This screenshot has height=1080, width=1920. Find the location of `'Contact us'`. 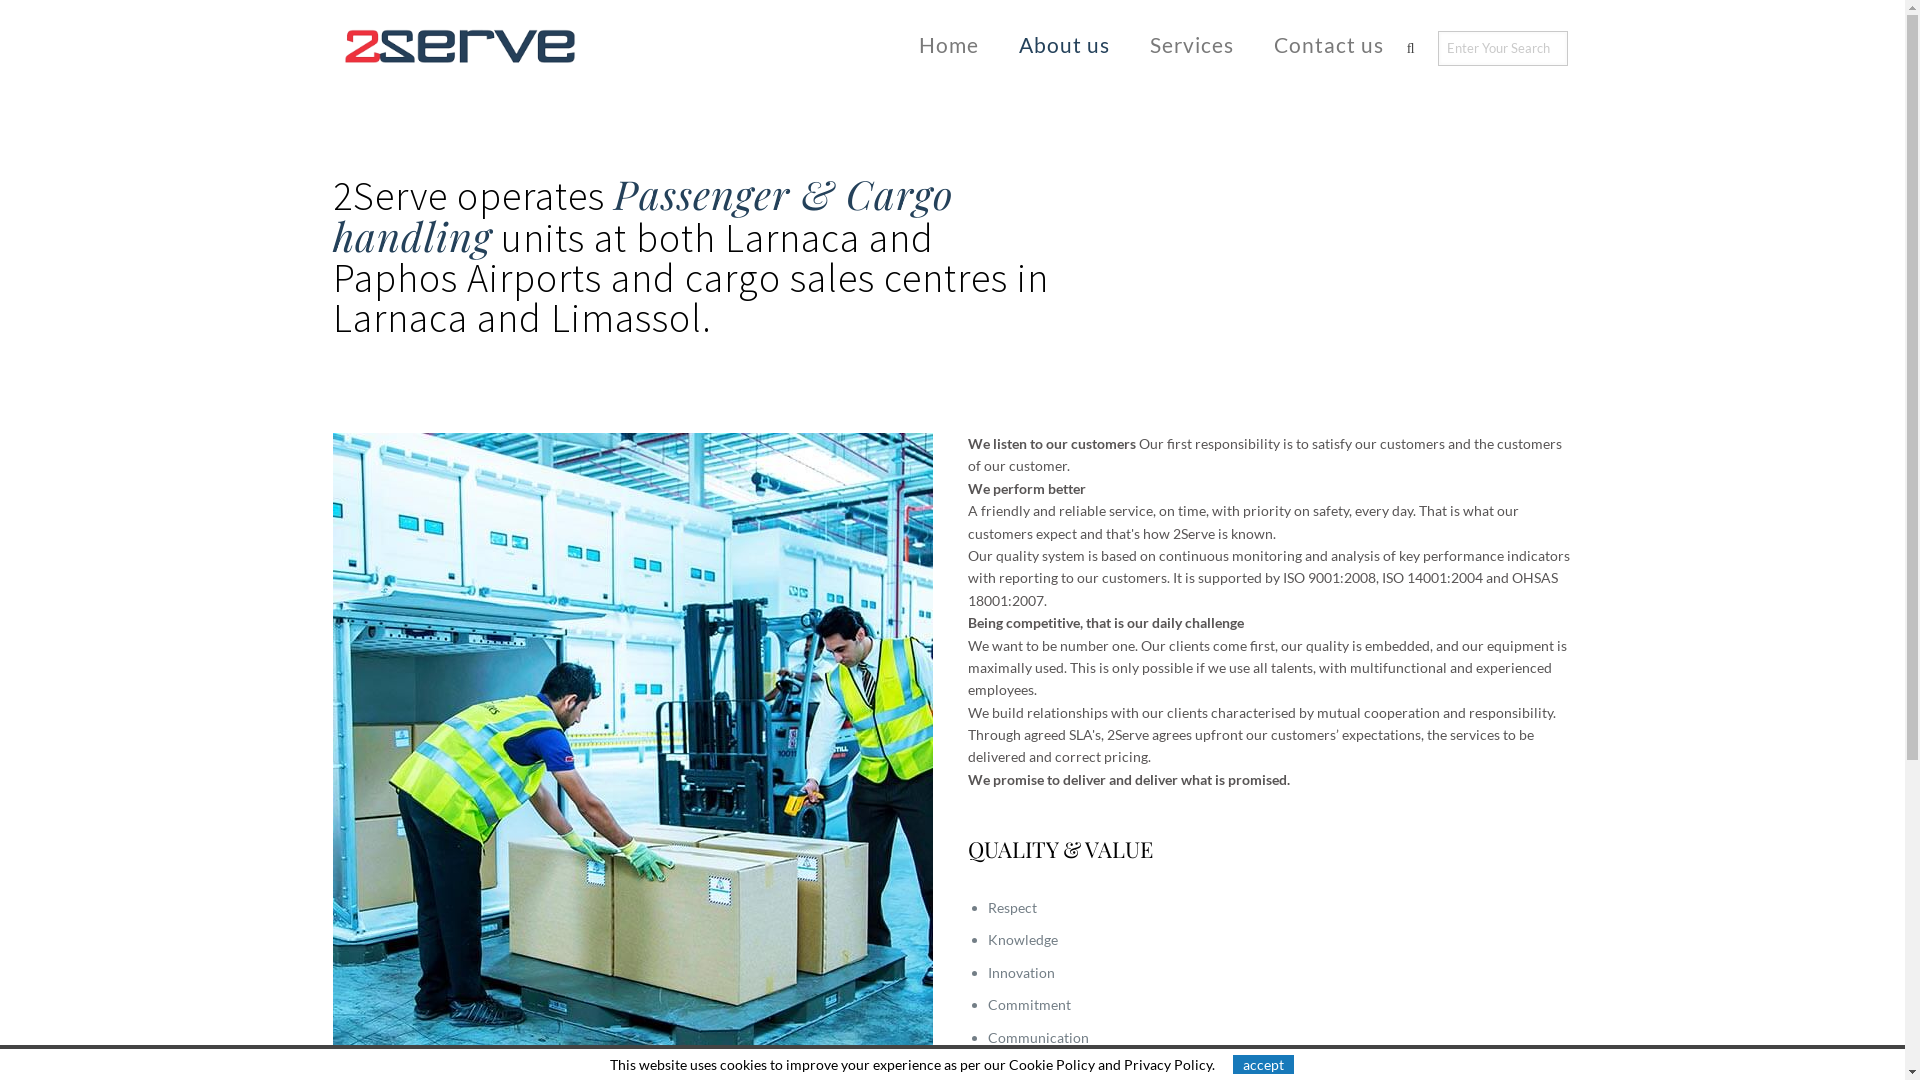

'Contact us' is located at coordinates (1252, 44).